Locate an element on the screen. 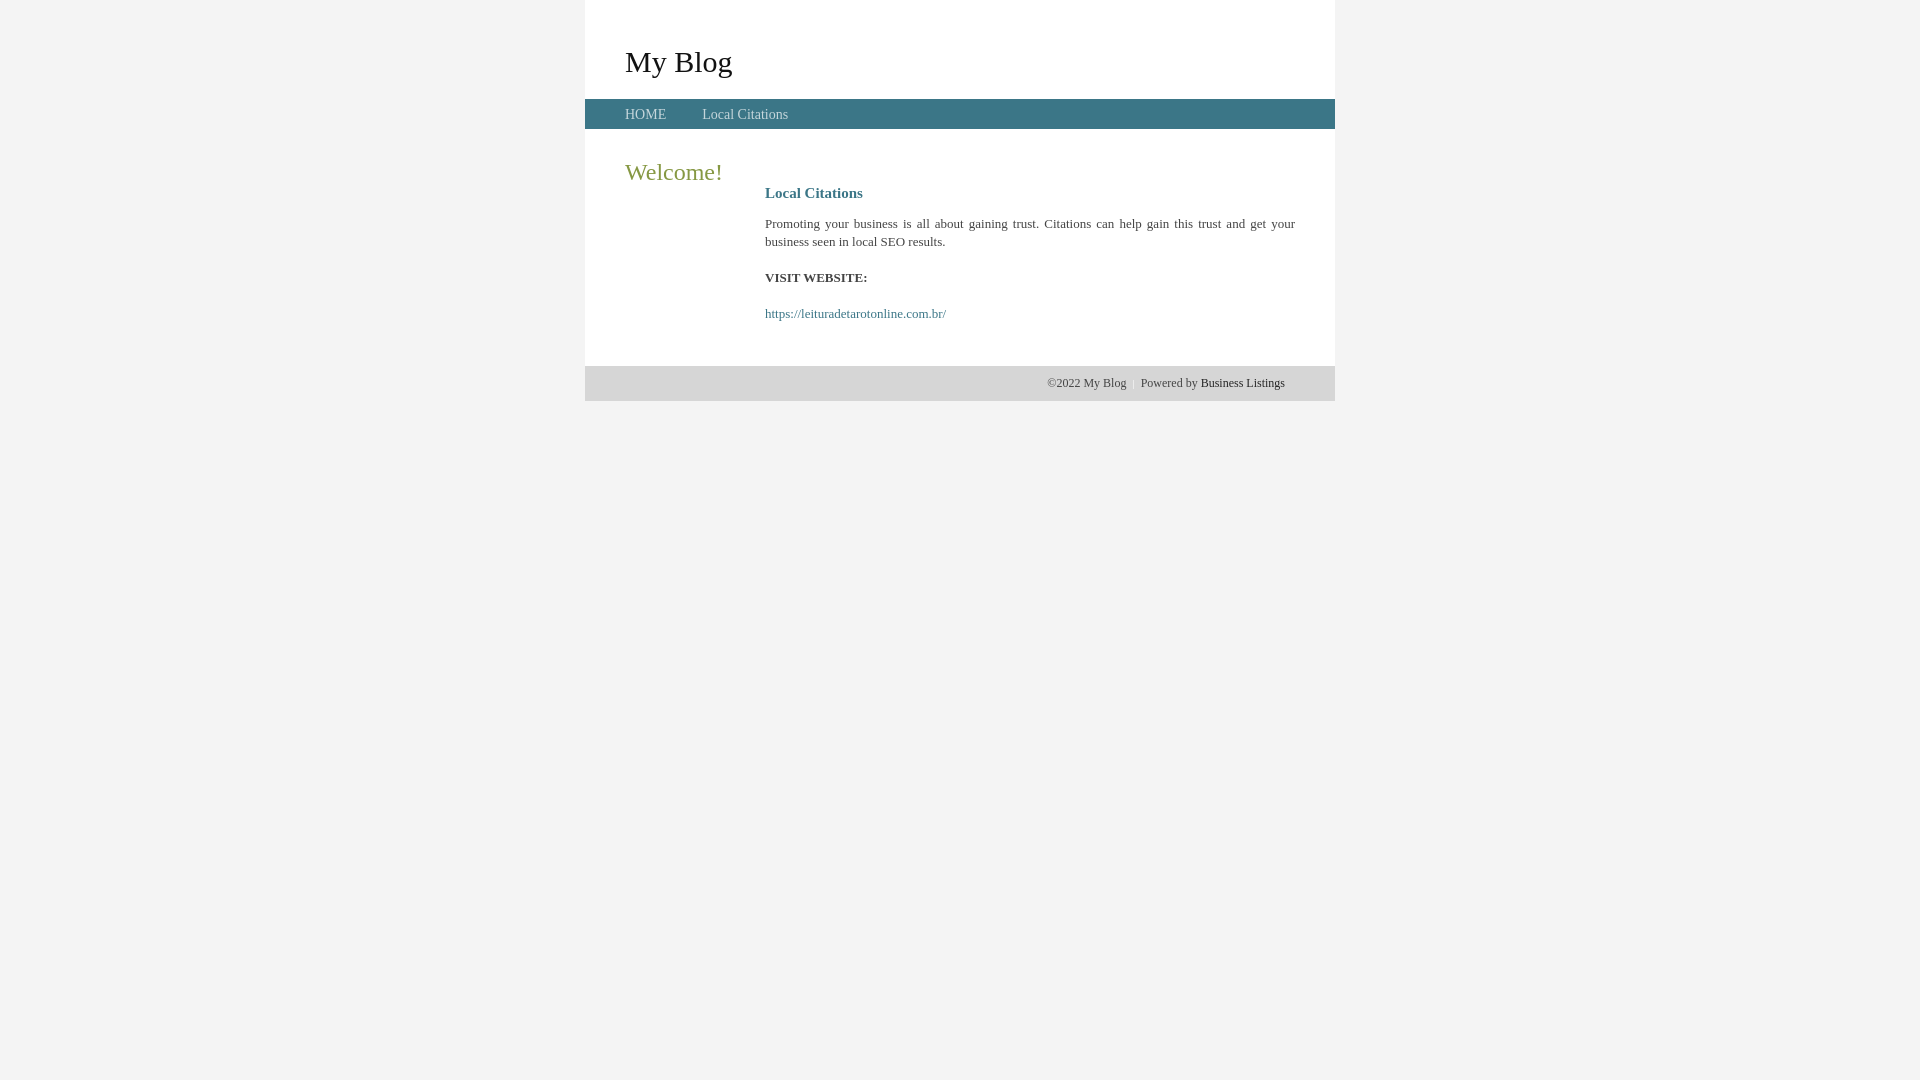 Image resolution: width=1920 pixels, height=1080 pixels. 'Business Listings' is located at coordinates (1242, 382).